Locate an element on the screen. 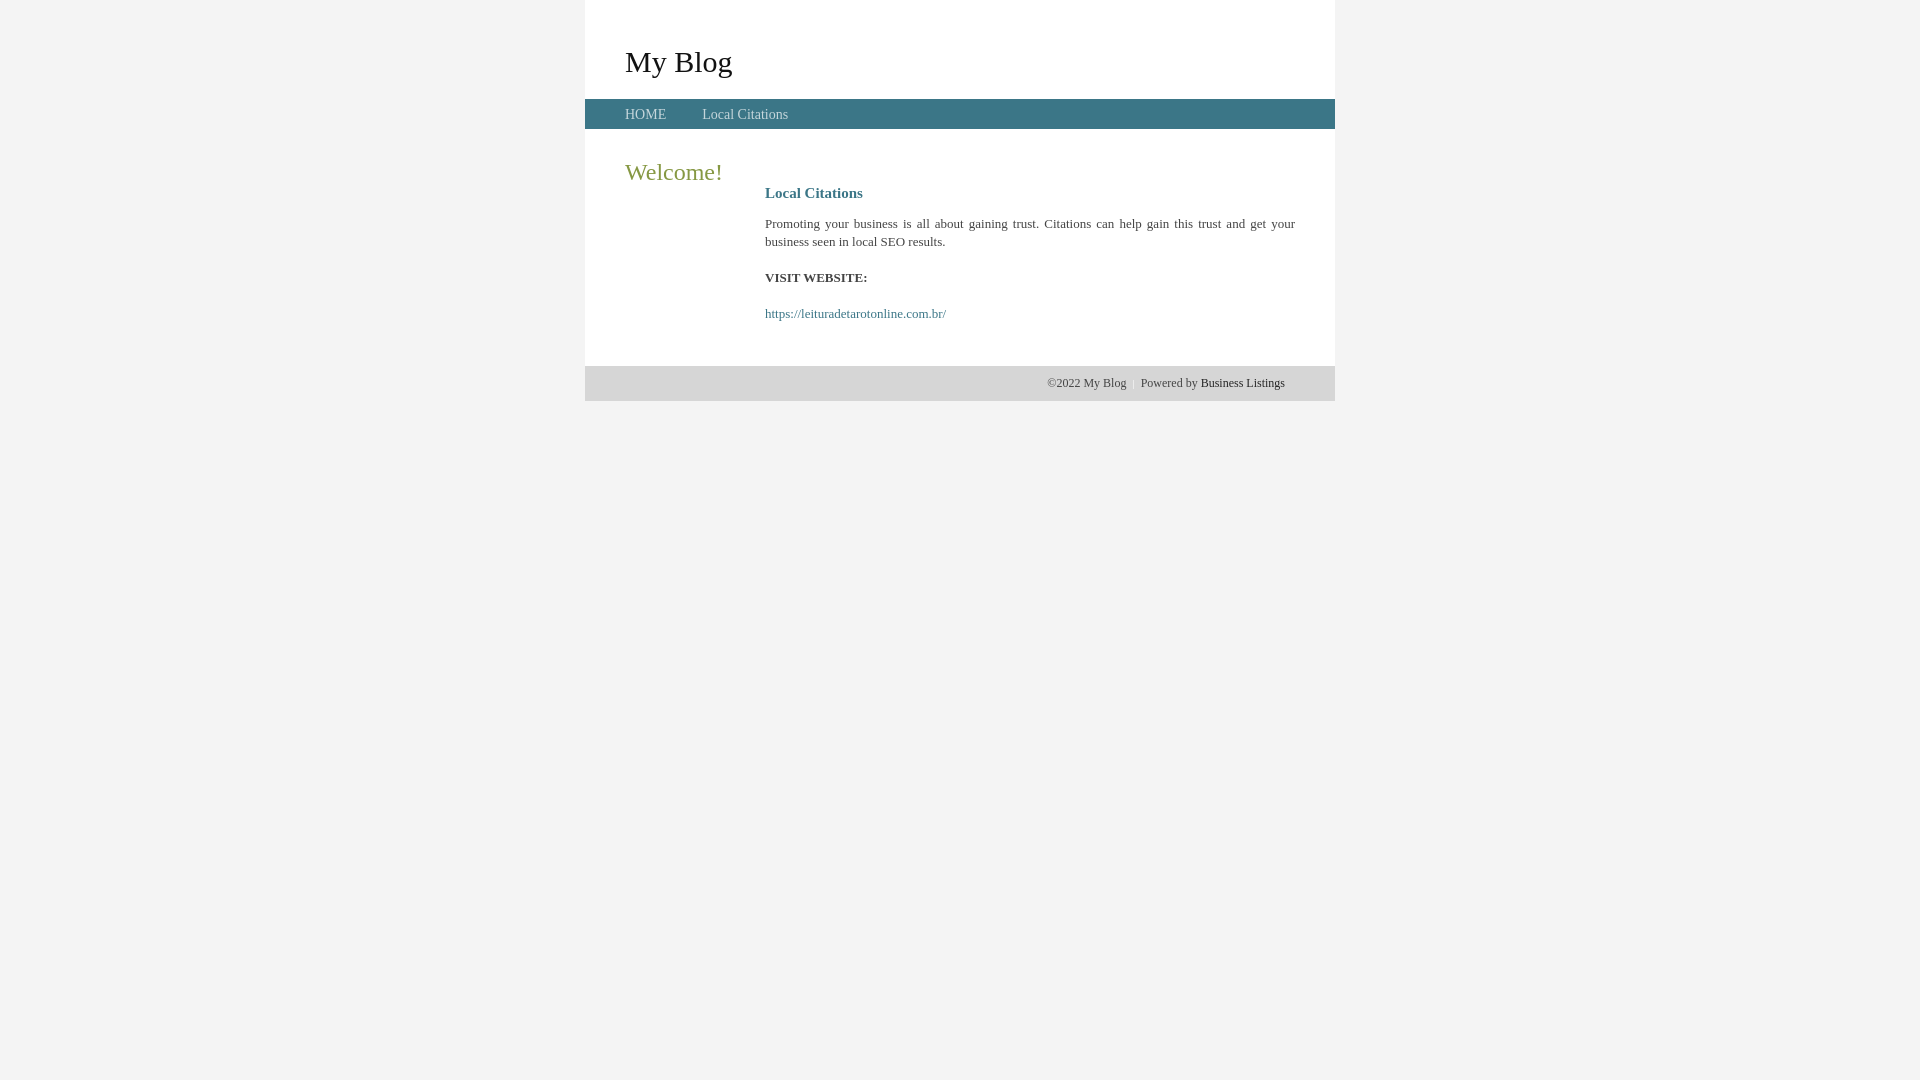 Image resolution: width=1920 pixels, height=1080 pixels. 'Business Listings' is located at coordinates (1242, 382).